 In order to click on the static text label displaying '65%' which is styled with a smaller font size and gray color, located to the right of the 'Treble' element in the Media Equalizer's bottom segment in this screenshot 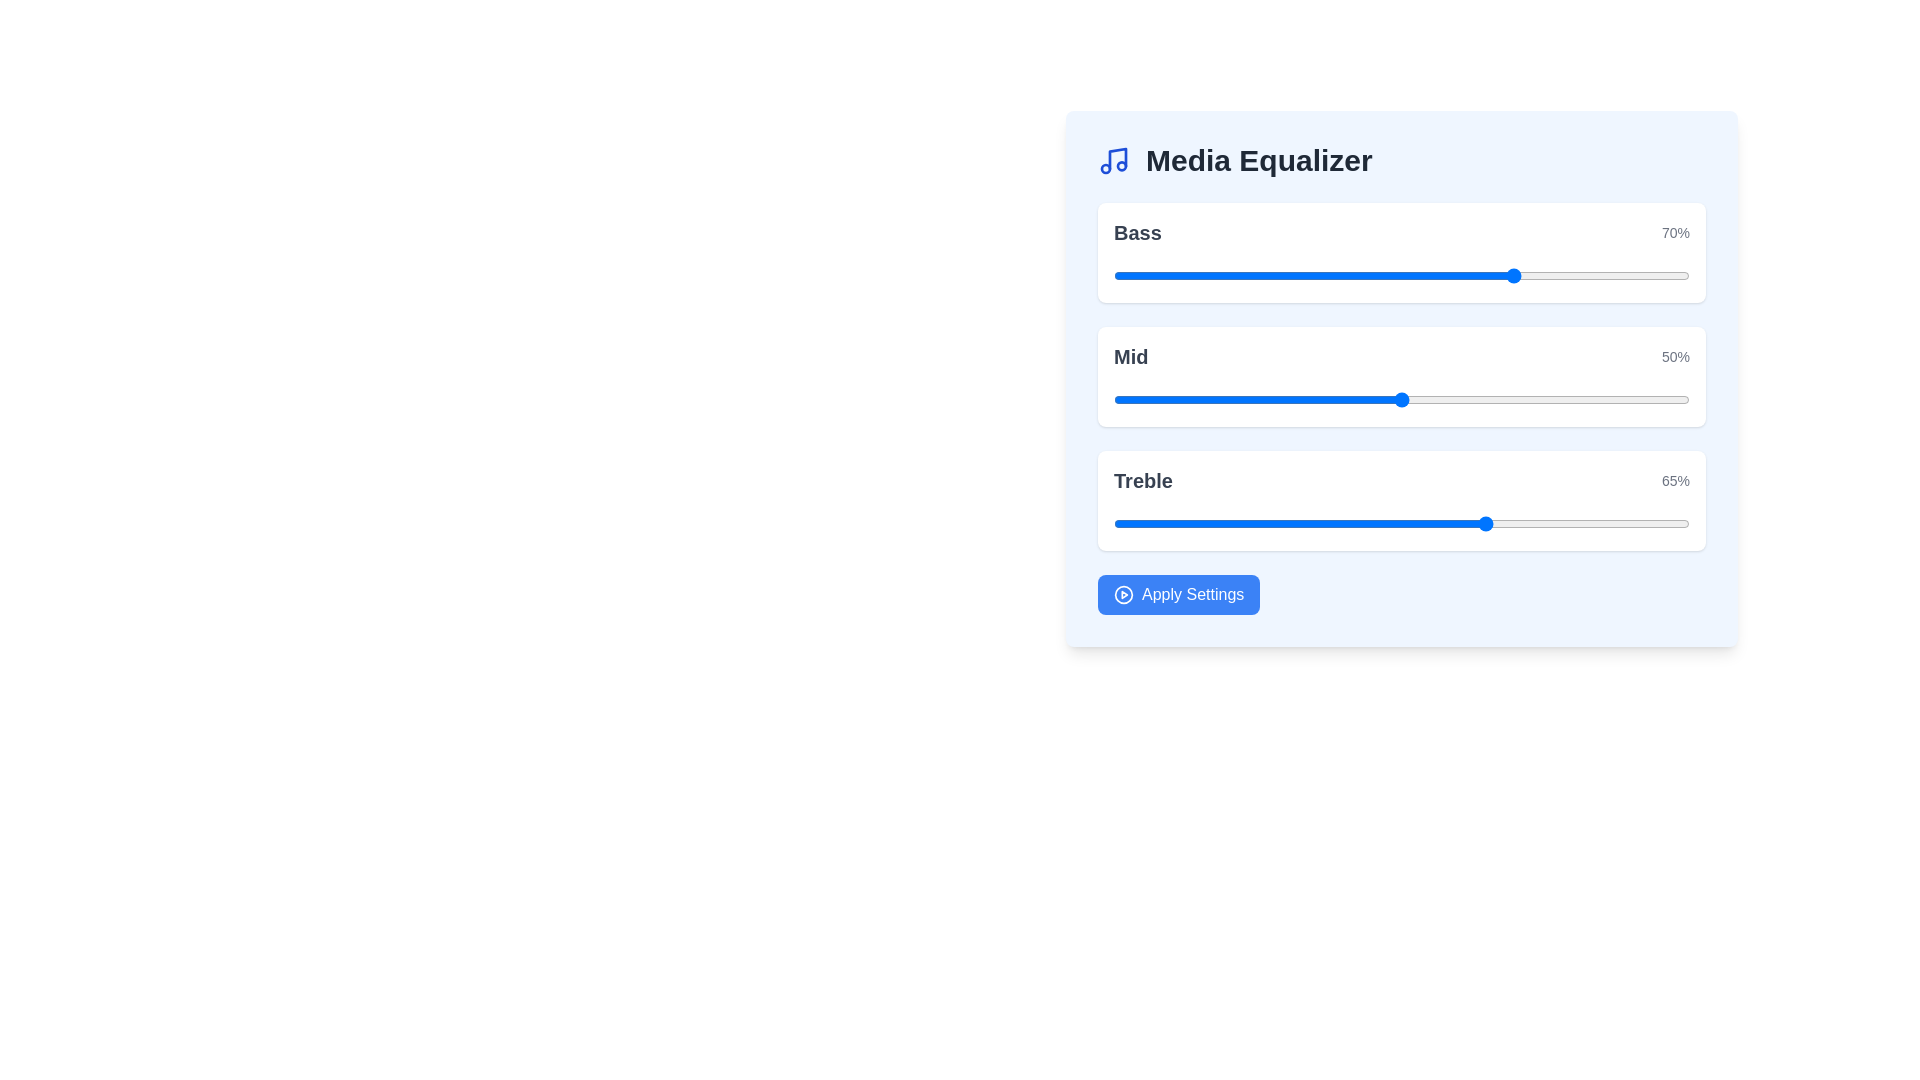, I will do `click(1675, 481)`.